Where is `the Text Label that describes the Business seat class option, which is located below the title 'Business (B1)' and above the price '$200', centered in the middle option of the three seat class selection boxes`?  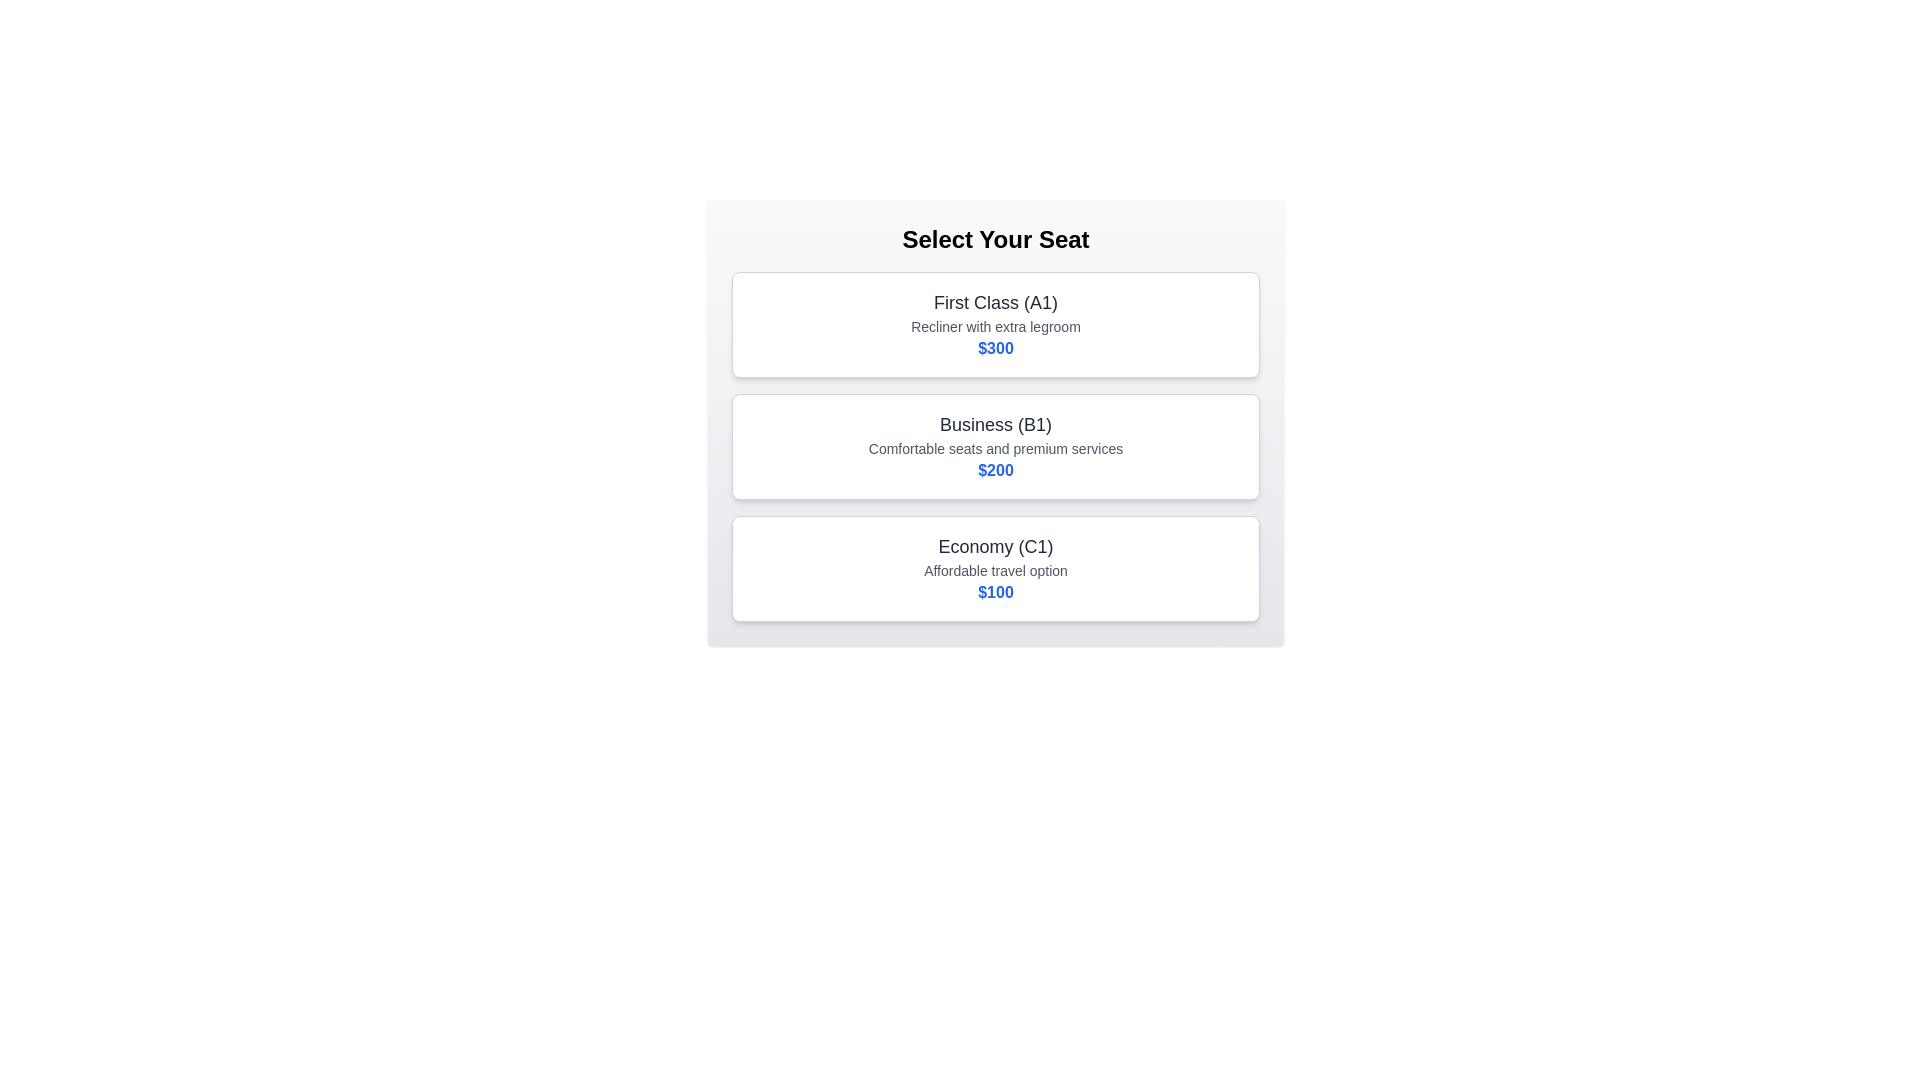 the Text Label that describes the Business seat class option, which is located below the title 'Business (B1)' and above the price '$200', centered in the middle option of the three seat class selection boxes is located at coordinates (996, 447).